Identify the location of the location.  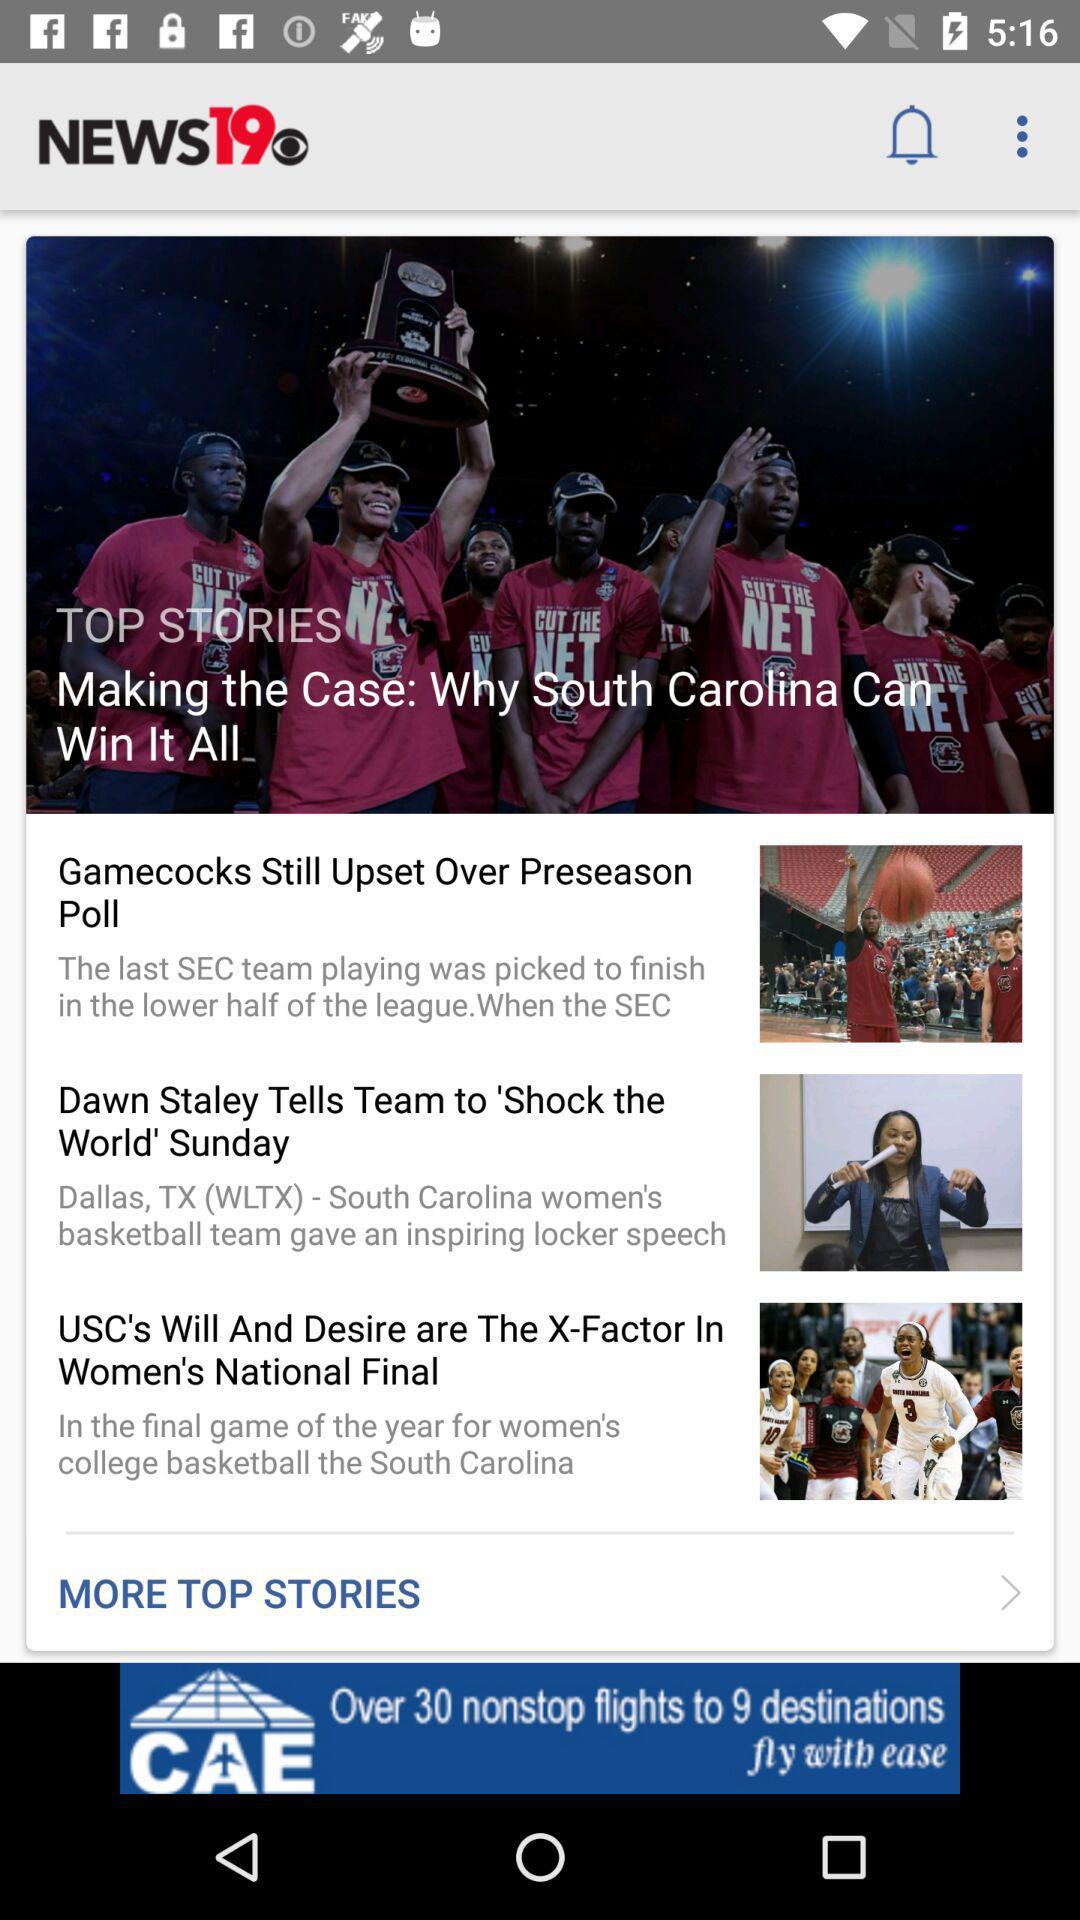
(919, 1733).